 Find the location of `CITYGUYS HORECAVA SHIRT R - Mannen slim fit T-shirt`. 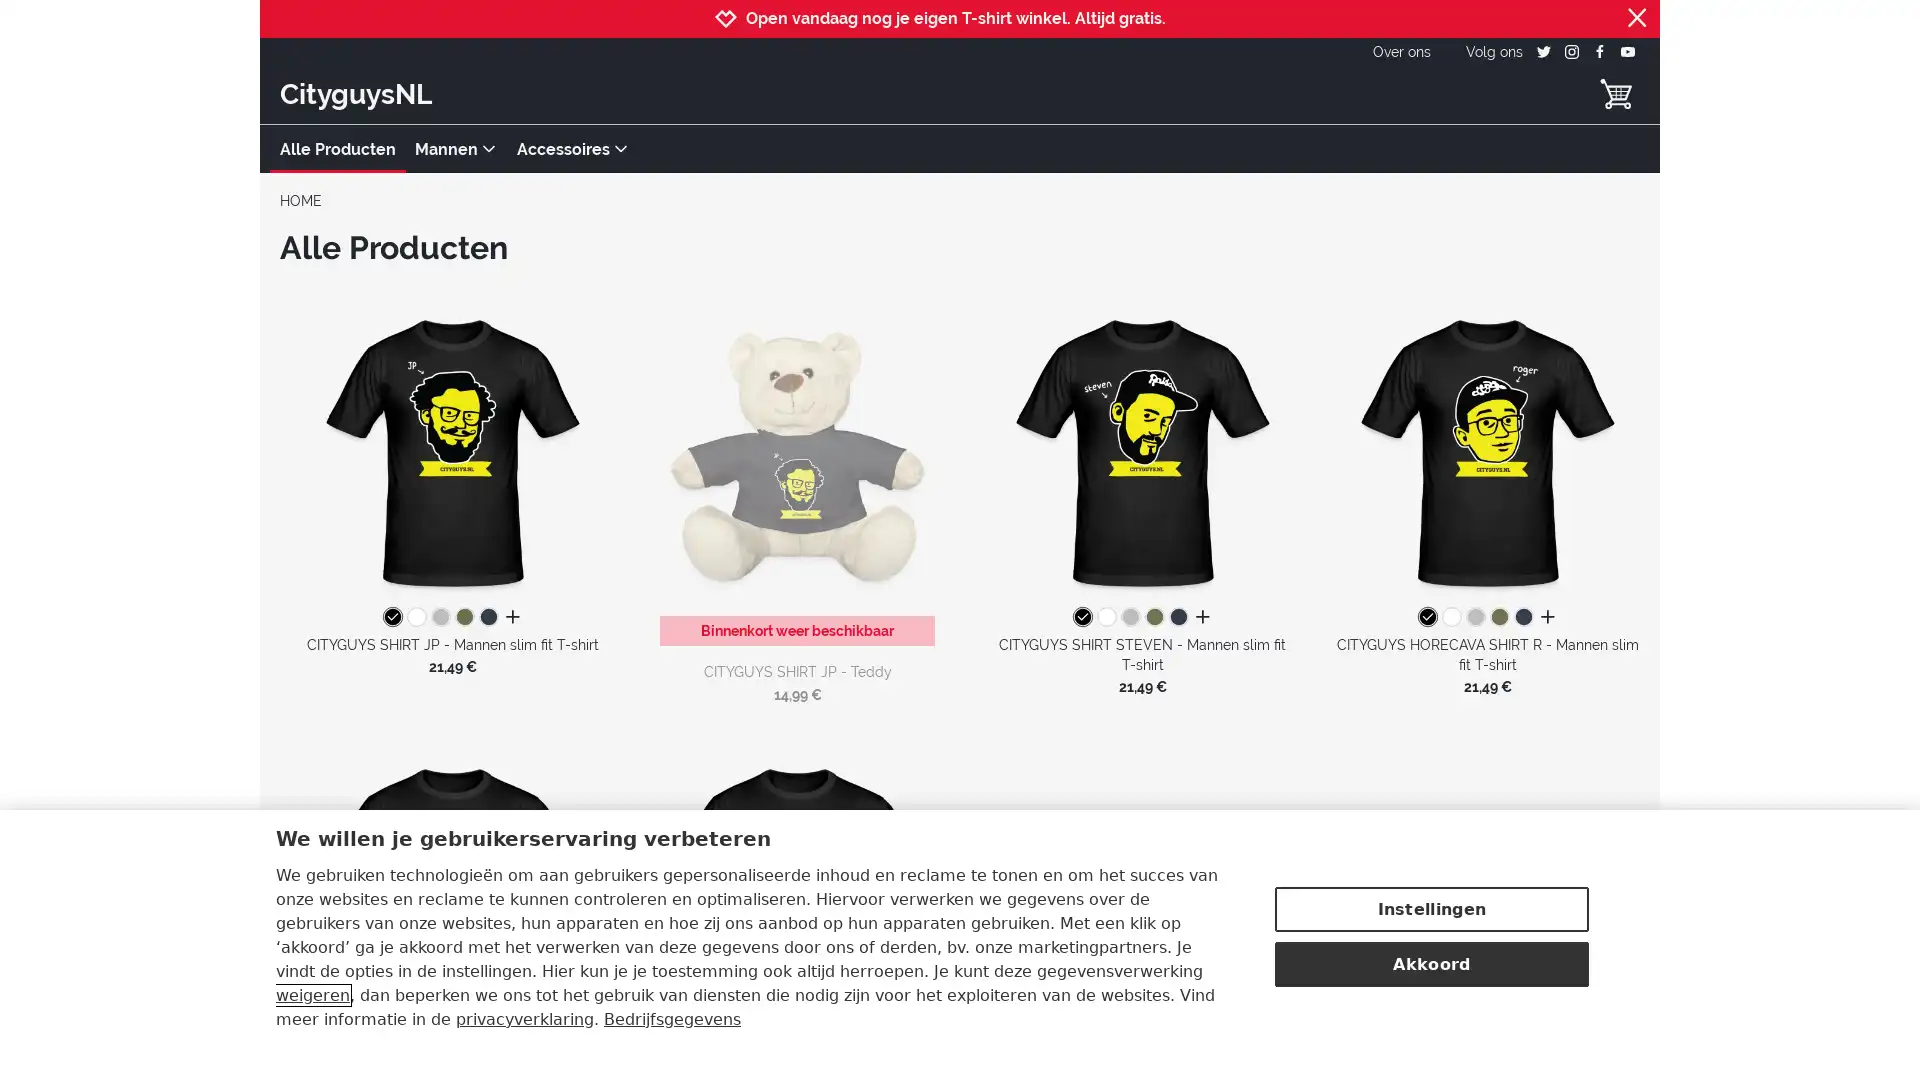

CITYGUYS HORECAVA SHIRT R - Mannen slim fit T-shirt is located at coordinates (1487, 448).